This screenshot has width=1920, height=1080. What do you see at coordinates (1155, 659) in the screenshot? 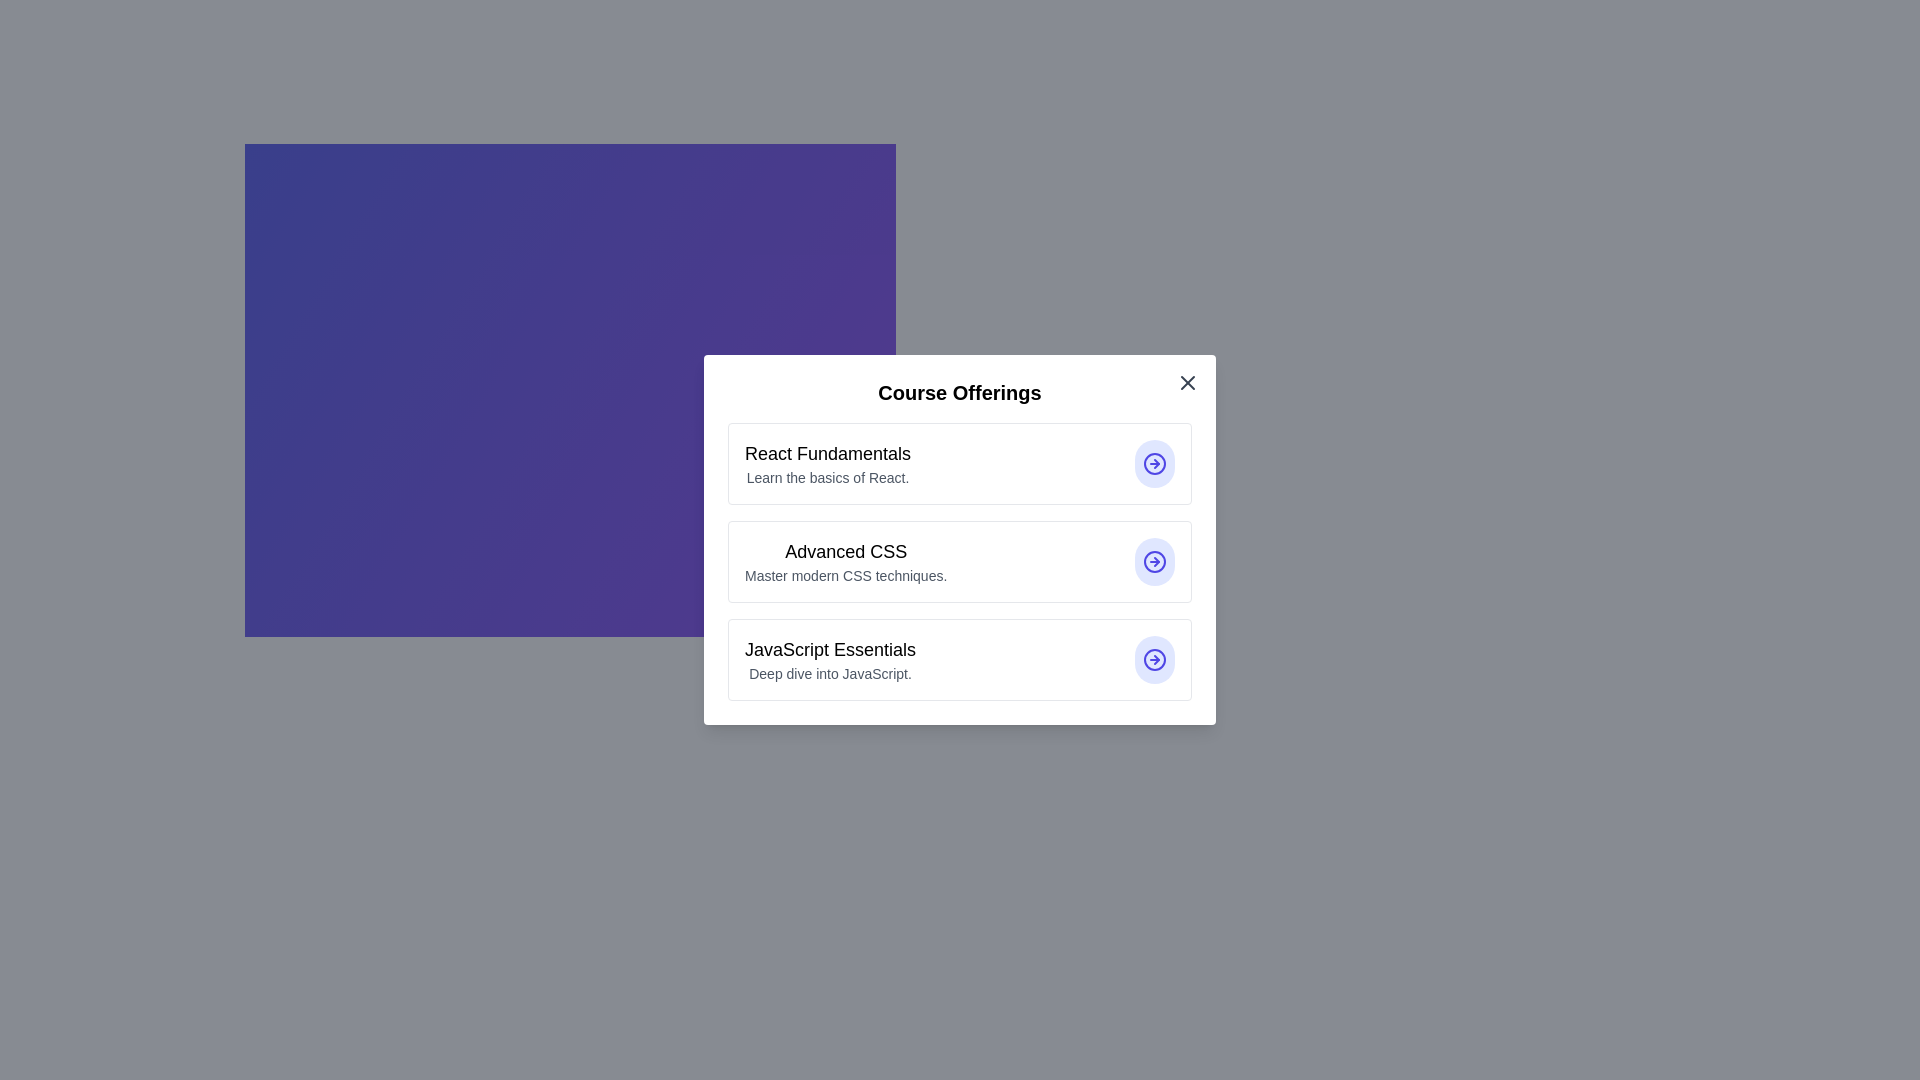
I see `the button located at the rightmost side of the 'JavaScript Essentials' course item` at bounding box center [1155, 659].